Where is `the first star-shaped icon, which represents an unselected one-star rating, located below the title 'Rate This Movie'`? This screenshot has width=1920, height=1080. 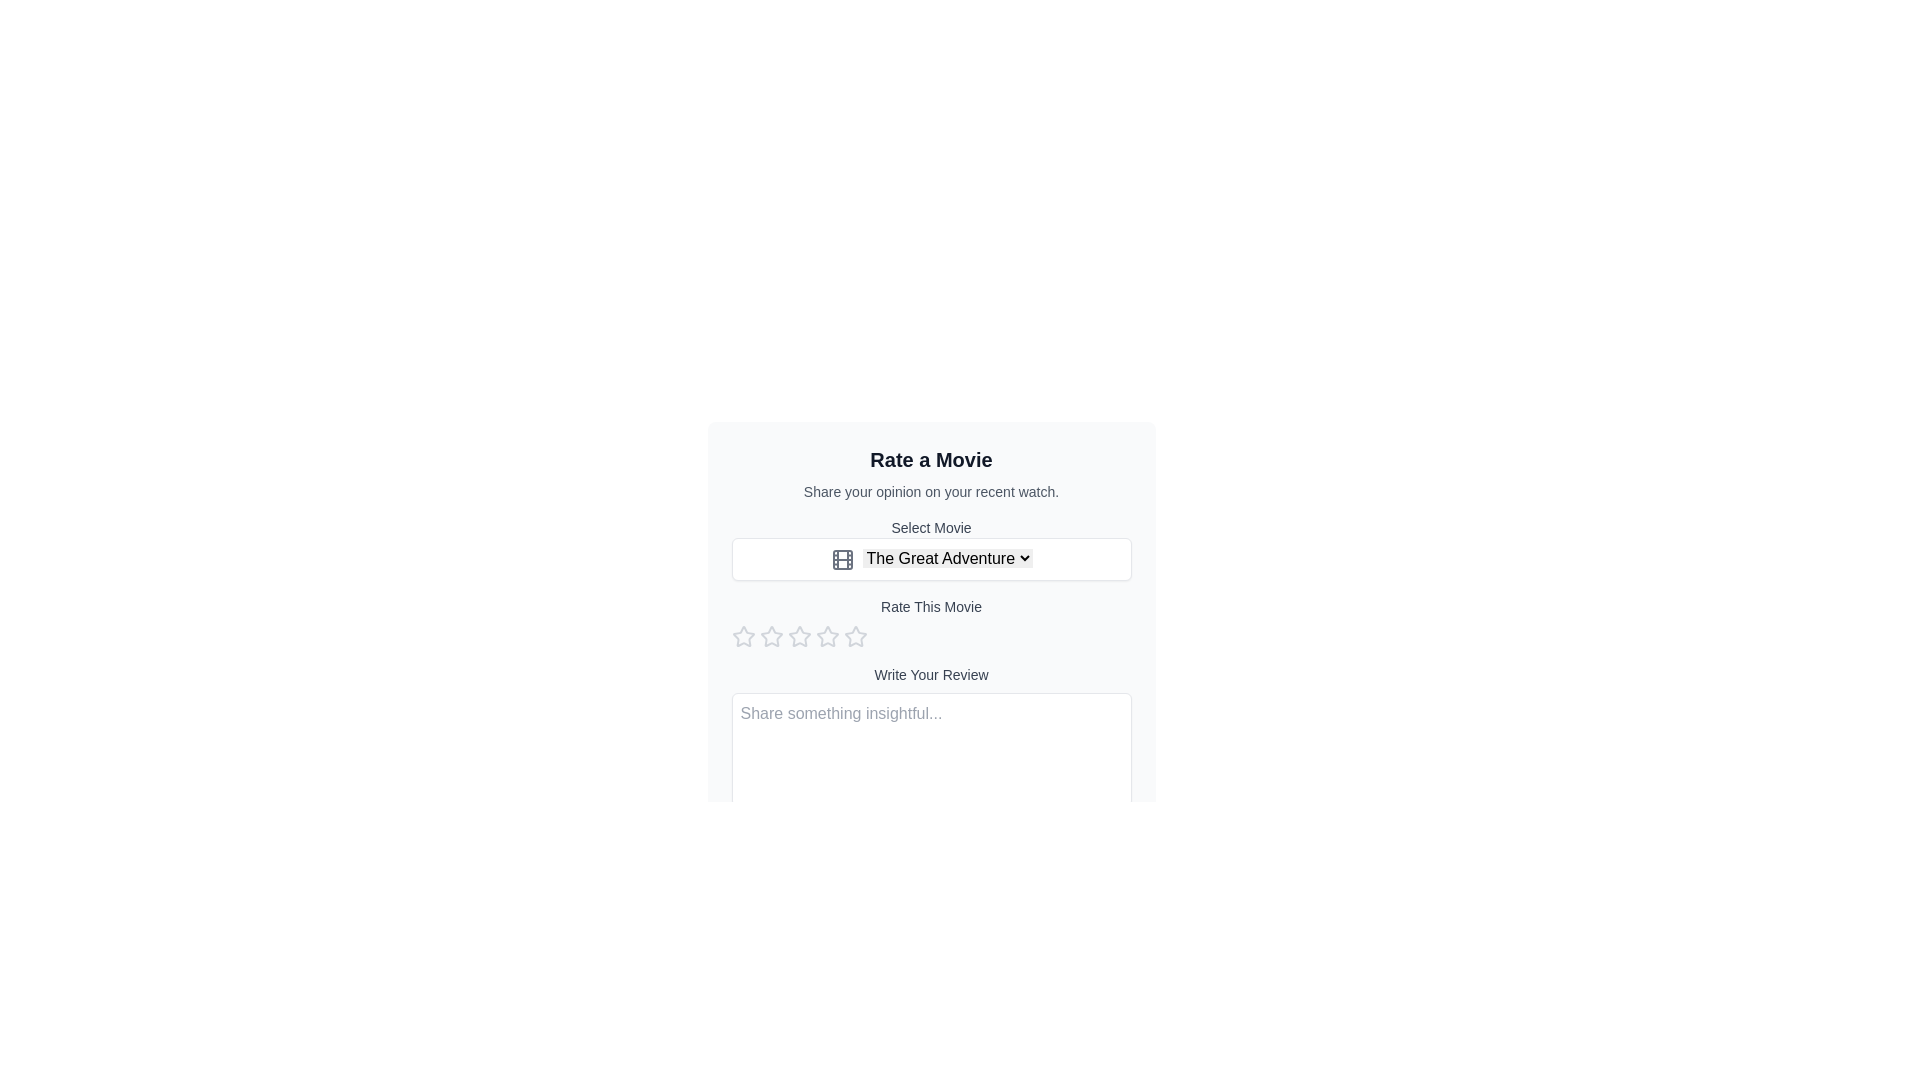
the first star-shaped icon, which represents an unselected one-star rating, located below the title 'Rate This Movie' is located at coordinates (742, 636).